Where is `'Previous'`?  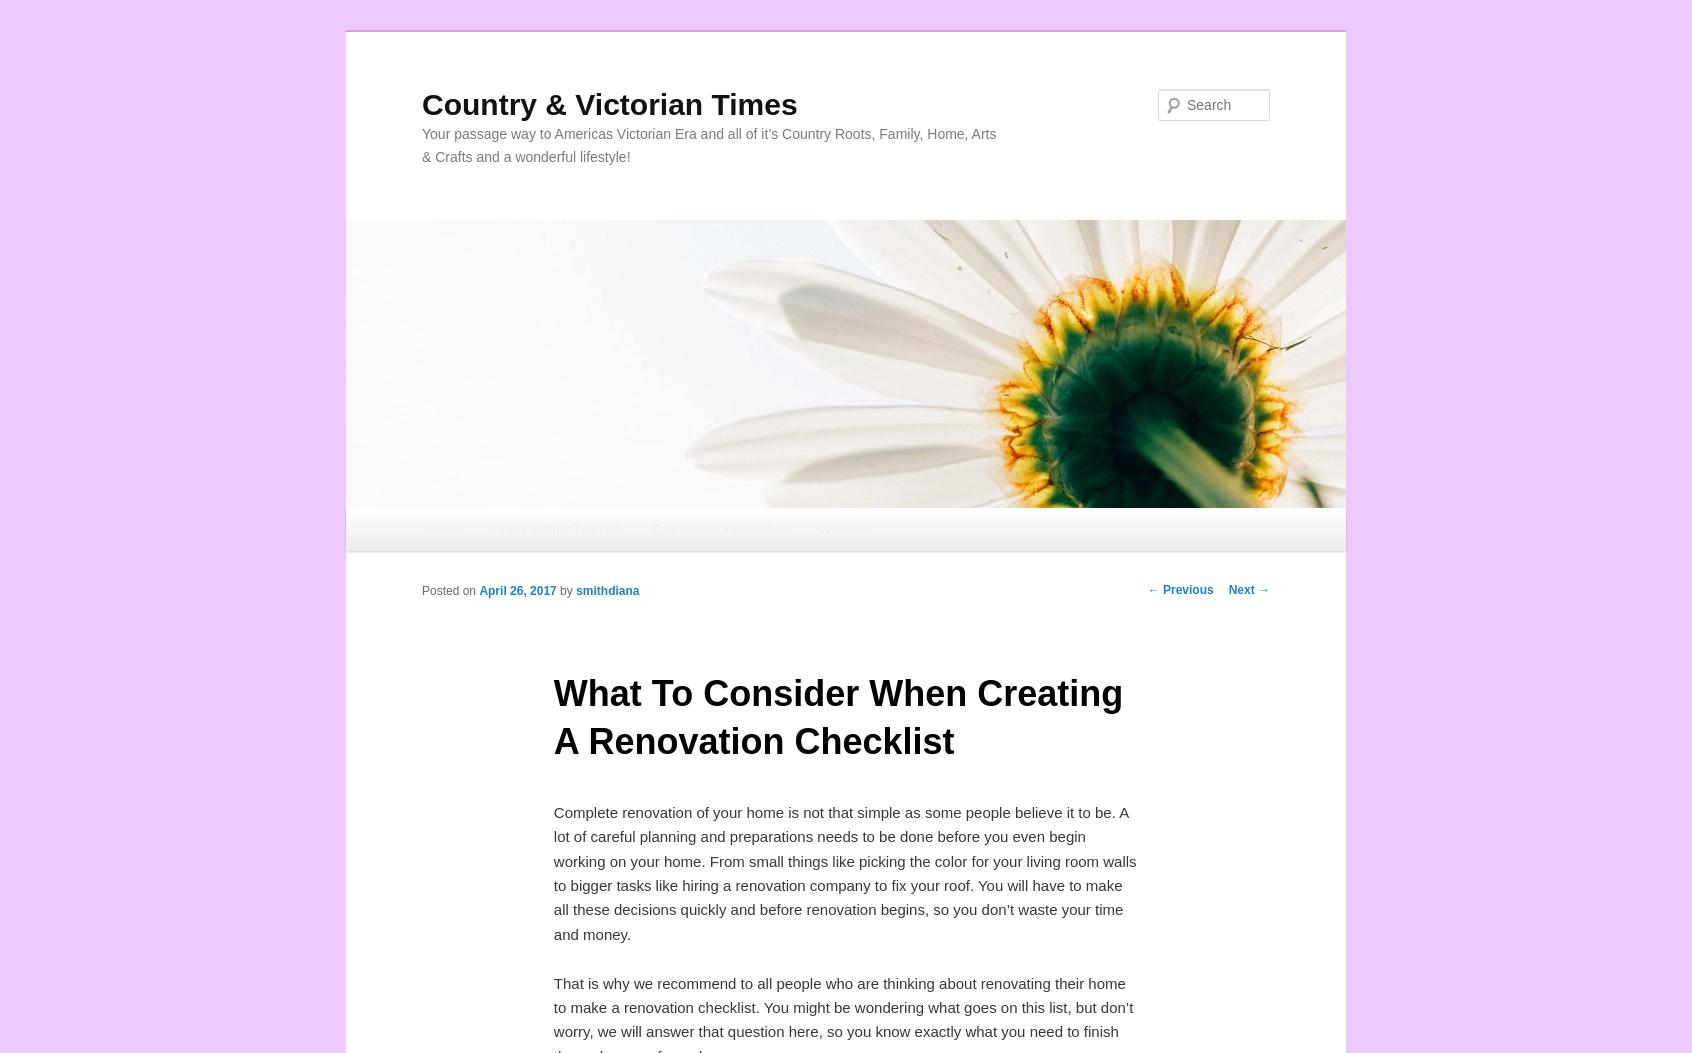 'Previous' is located at coordinates (1184, 589).